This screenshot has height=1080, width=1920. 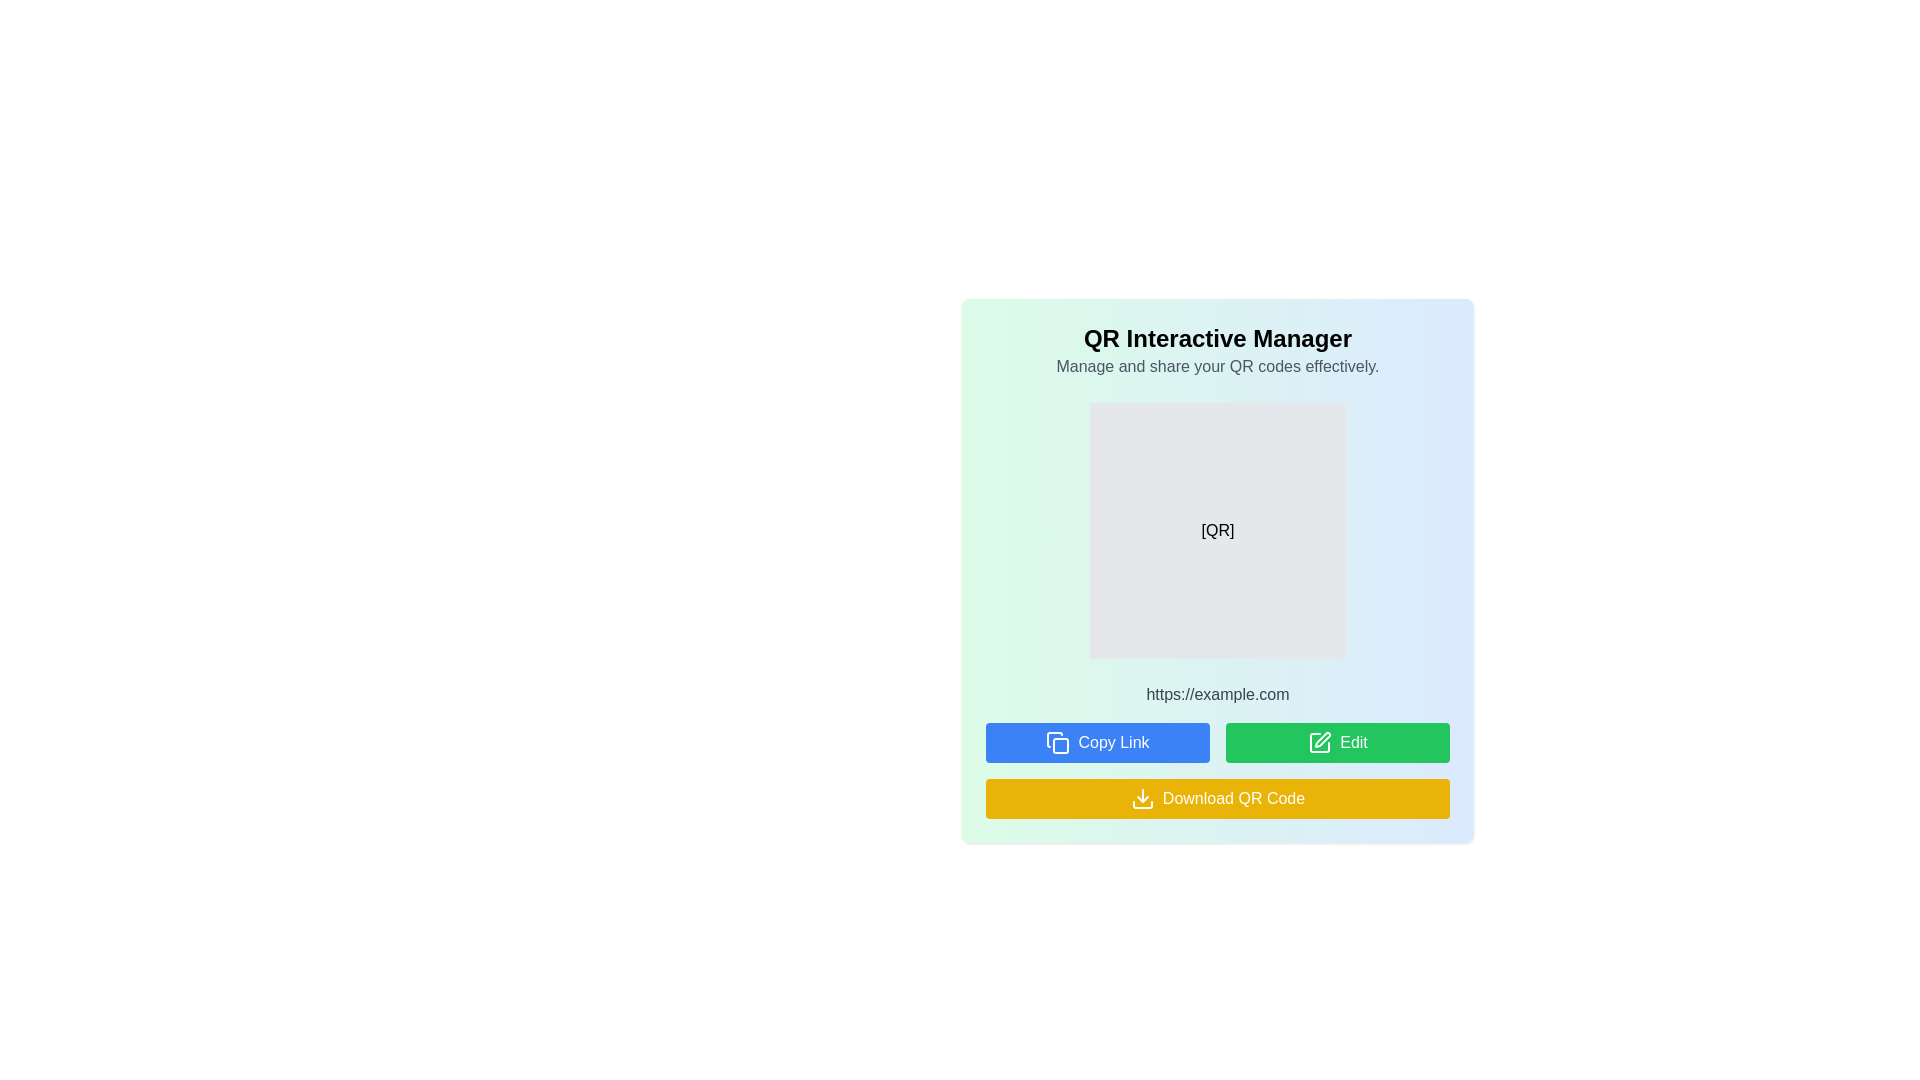 What do you see at coordinates (1054, 740) in the screenshot?
I see `the graphical icon resembling a sheet of paper with a folded corner located within the 'Copy Link' button, which is the leftmost button of three at the bottom of the card` at bounding box center [1054, 740].